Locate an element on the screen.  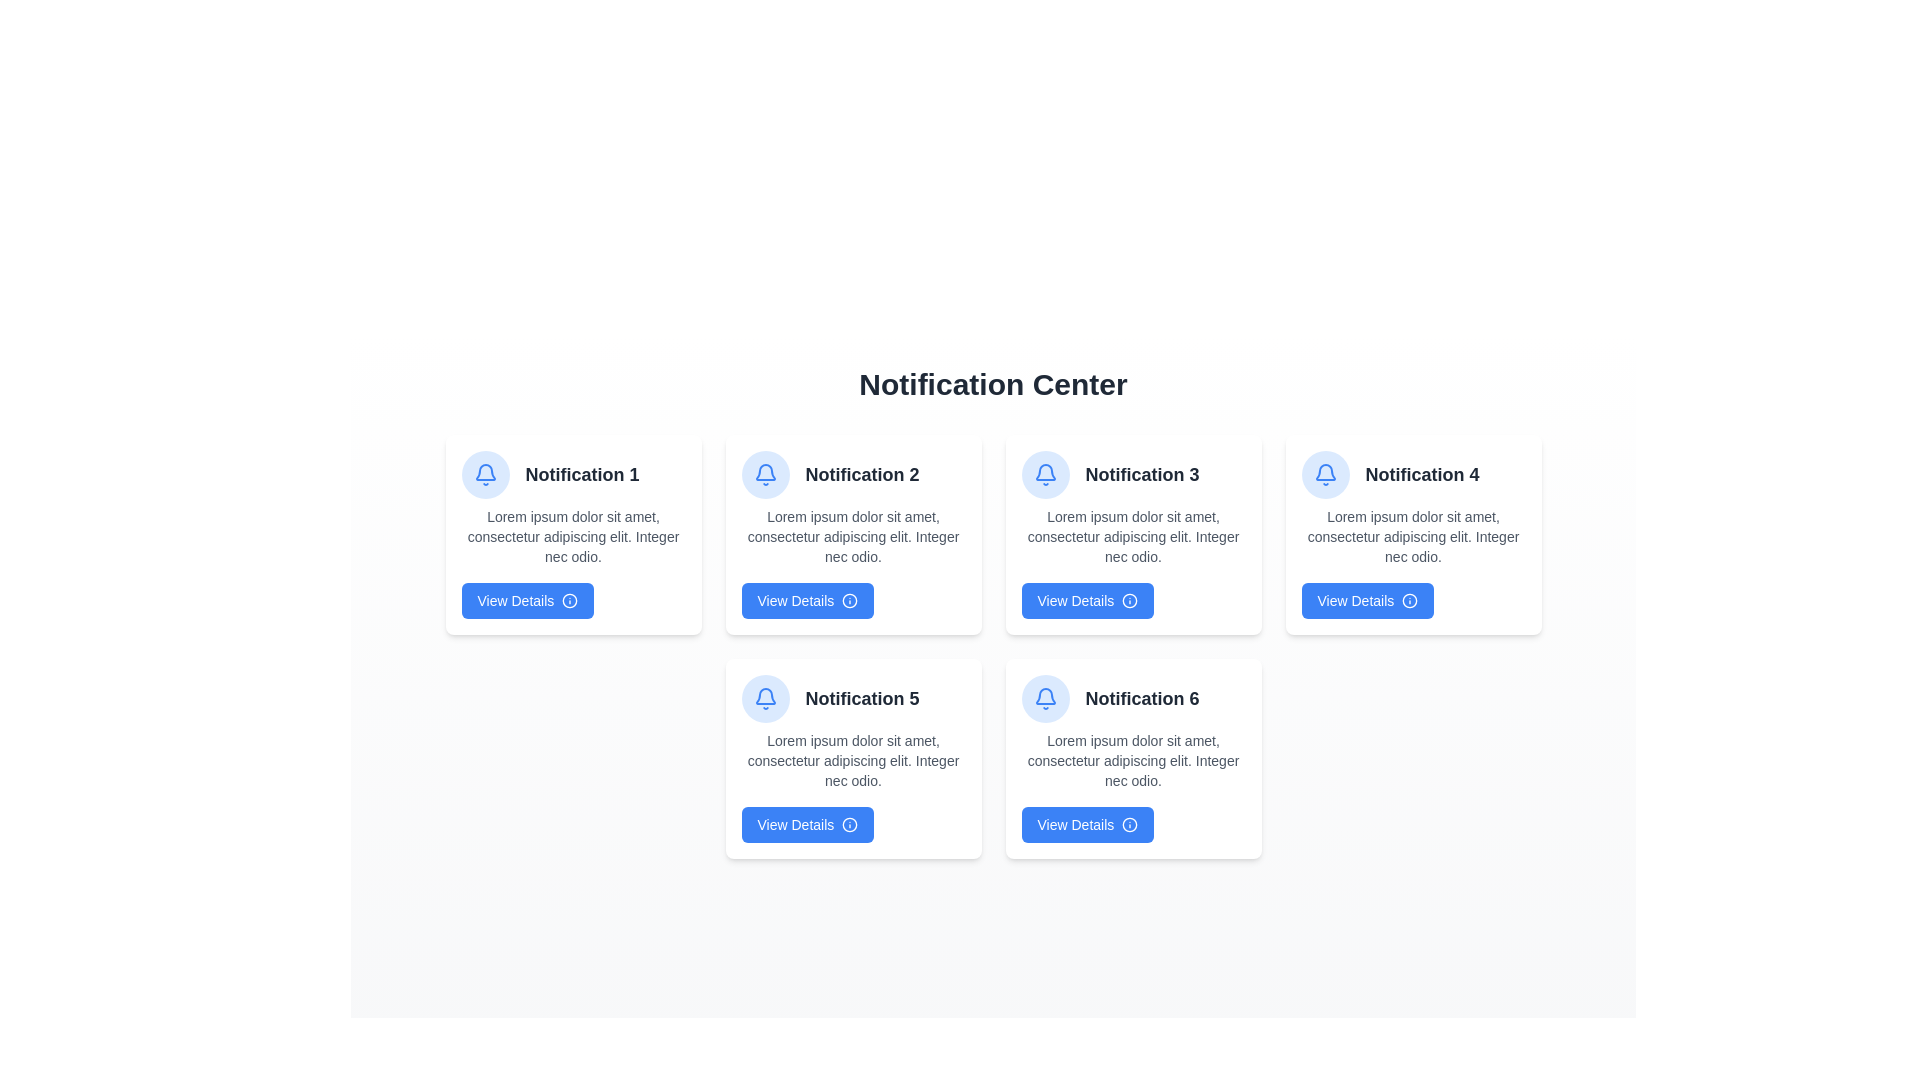
keyboard navigation is located at coordinates (807, 600).